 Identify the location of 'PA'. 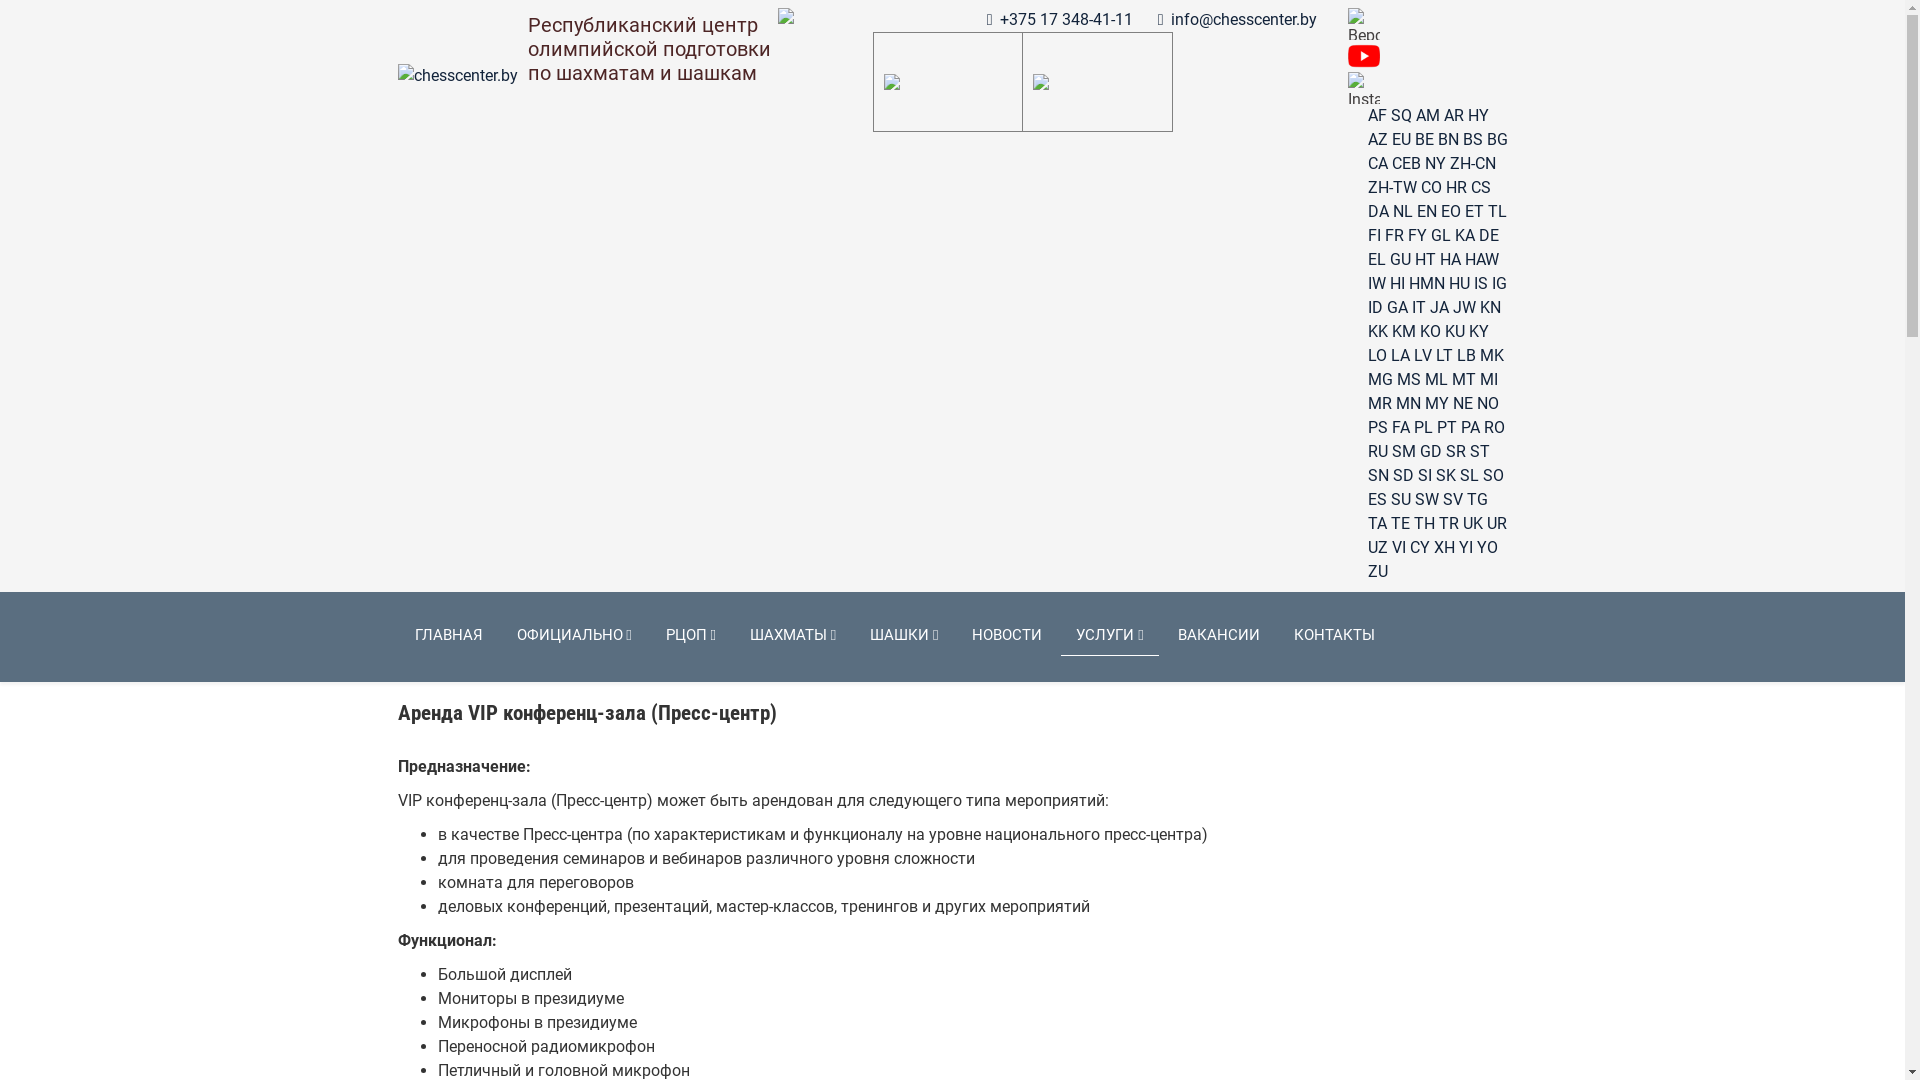
(1459, 426).